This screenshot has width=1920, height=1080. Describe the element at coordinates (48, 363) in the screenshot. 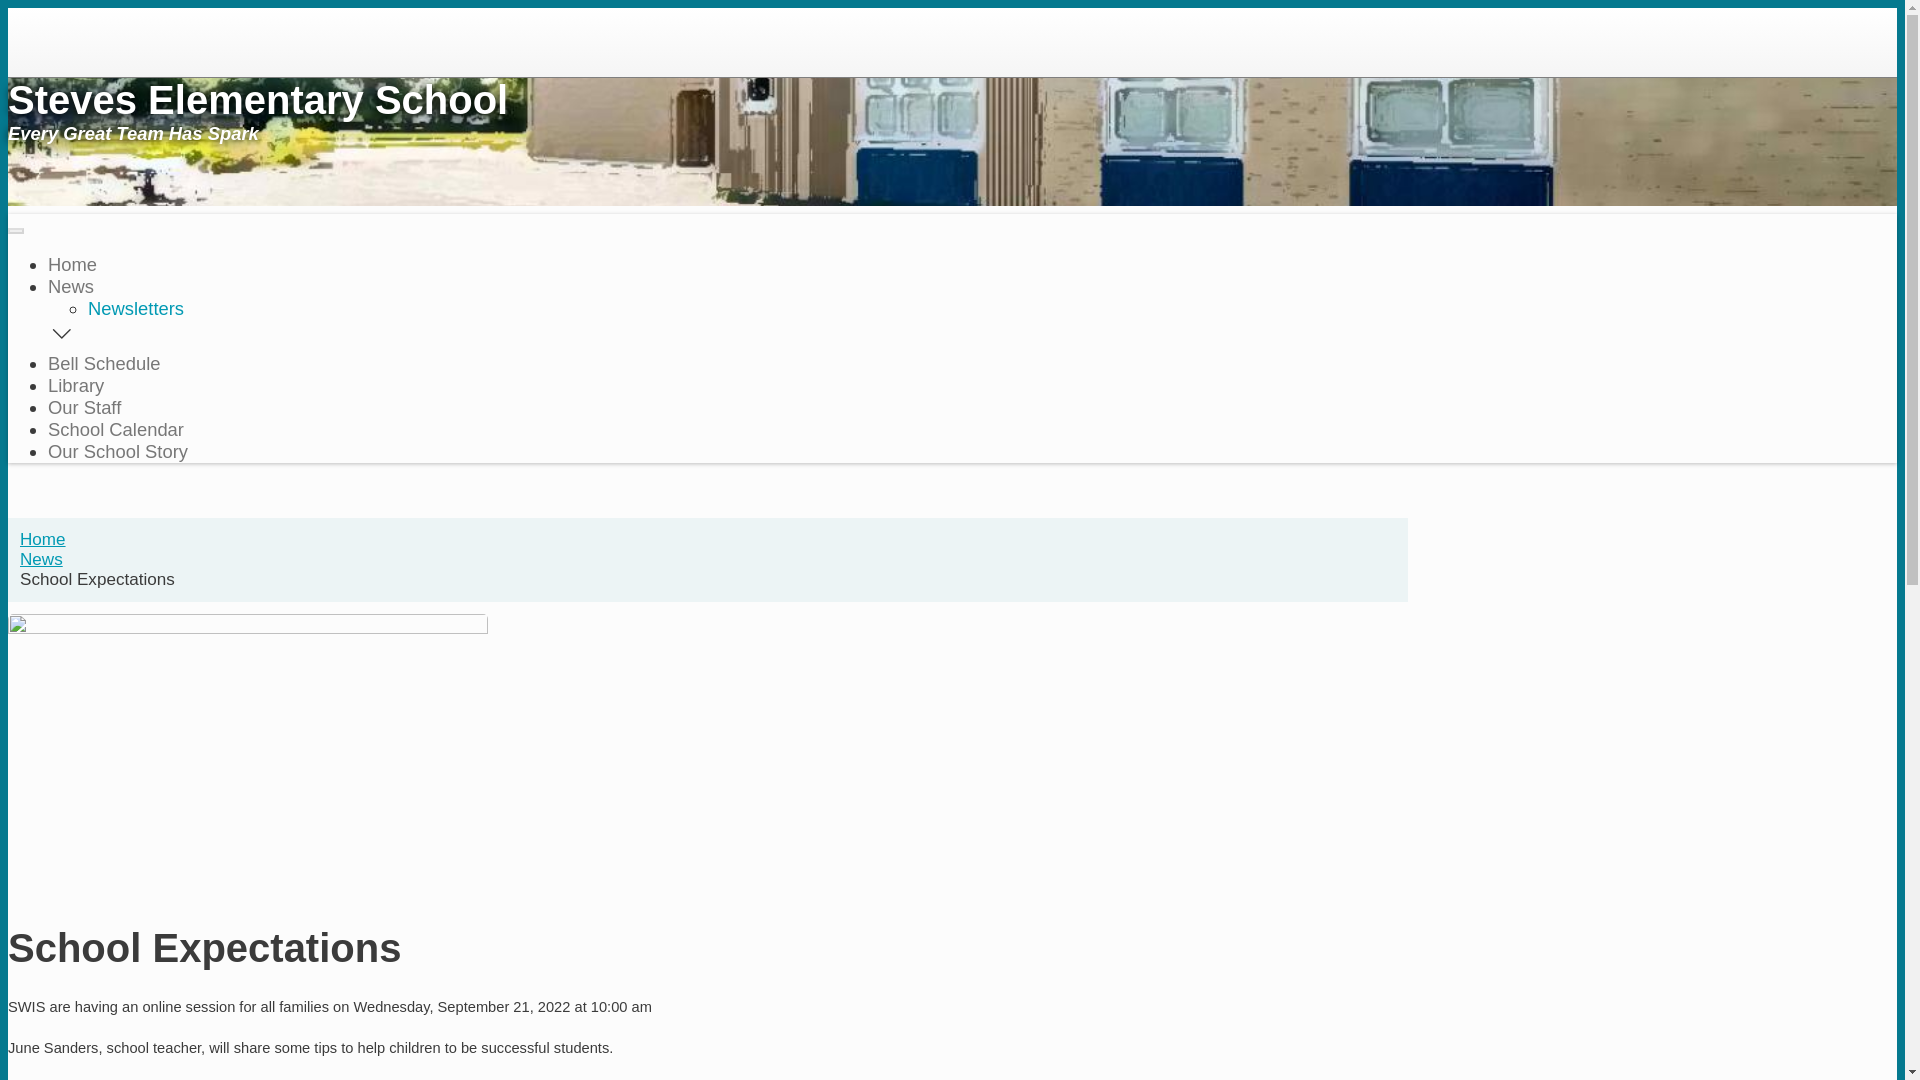

I see `'Bell Schedule'` at that location.